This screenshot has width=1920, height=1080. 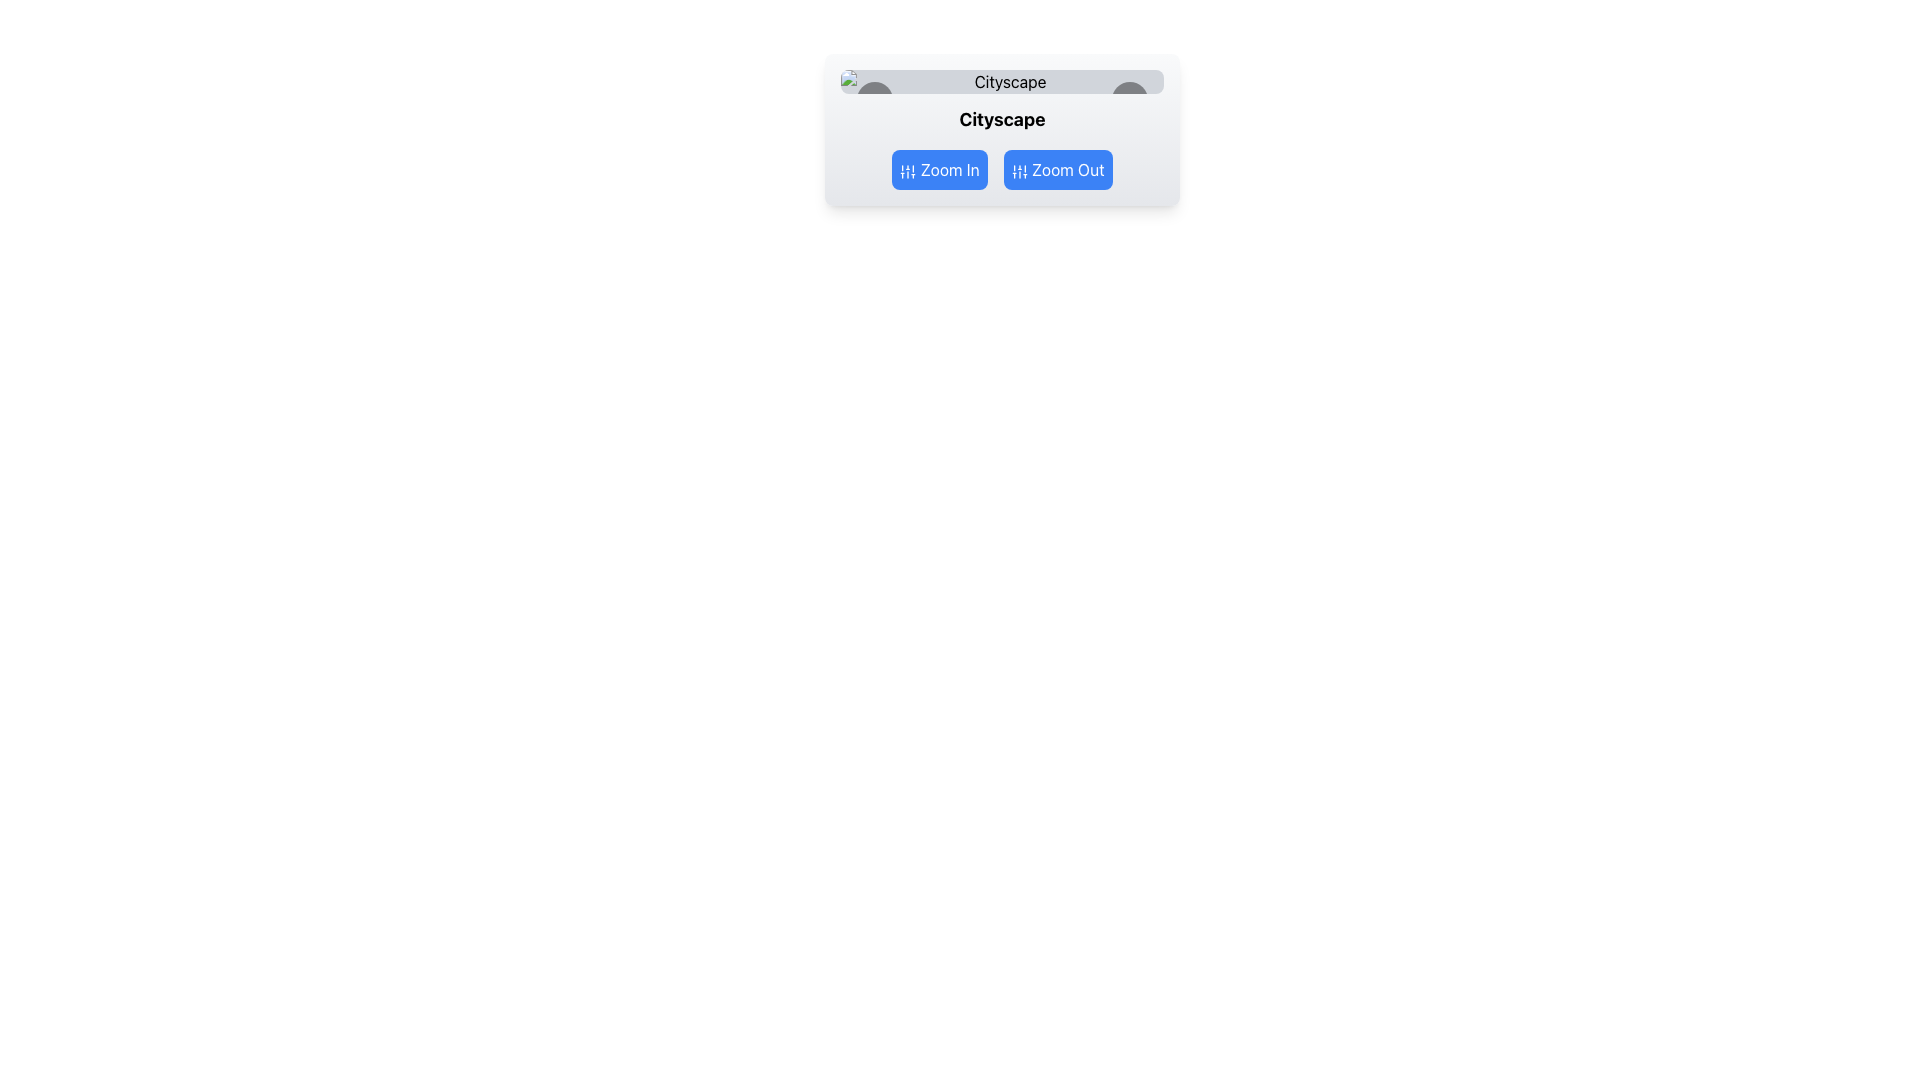 What do you see at coordinates (1057, 168) in the screenshot?
I see `the 'Zoom Out' button, which has a blue background, white text, rounded corners, and an icon of vertical sliders, located to the right of the 'Zoom In' button below the text 'Cityscape'` at bounding box center [1057, 168].